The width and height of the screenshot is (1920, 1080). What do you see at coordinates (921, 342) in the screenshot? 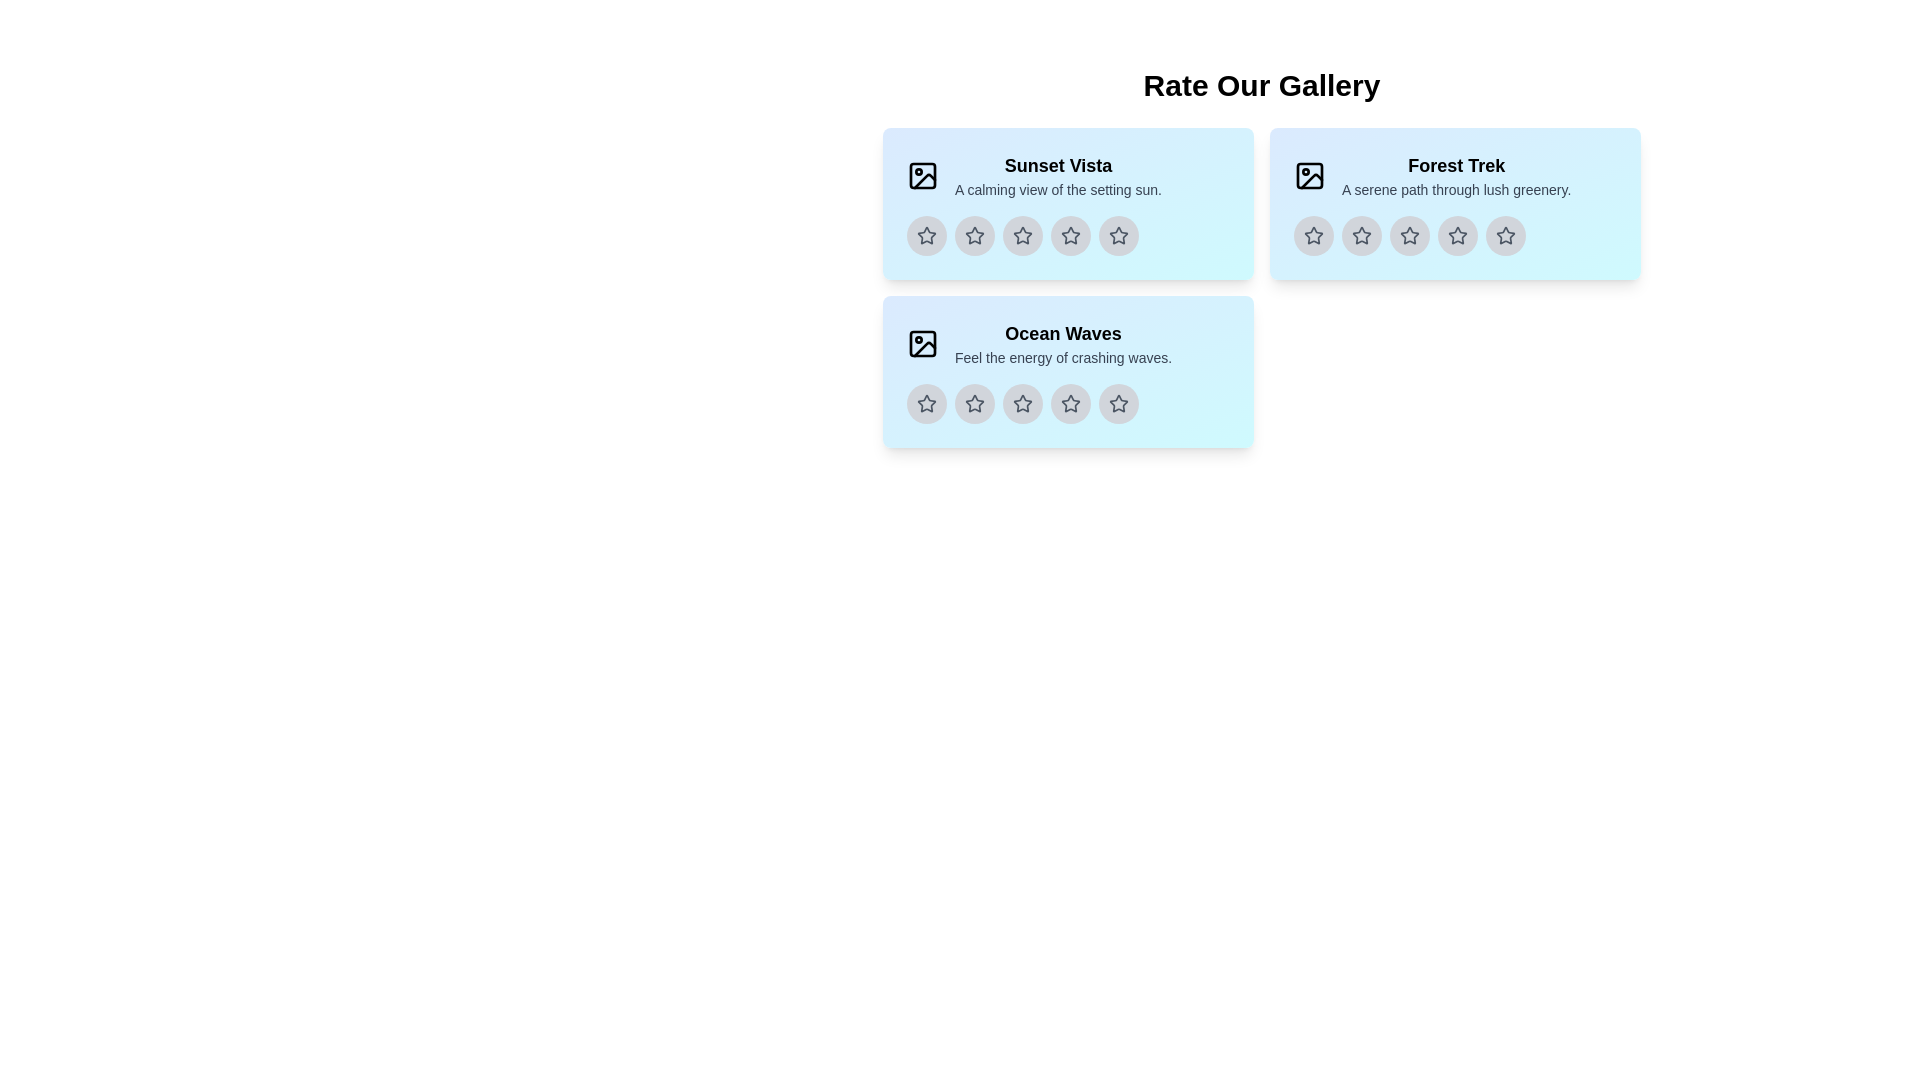
I see `the decorative rectangle located in the 'Ocean Waves' card, which is a small rectangle with rounded corners positioned in the top-left corner of the card` at bounding box center [921, 342].